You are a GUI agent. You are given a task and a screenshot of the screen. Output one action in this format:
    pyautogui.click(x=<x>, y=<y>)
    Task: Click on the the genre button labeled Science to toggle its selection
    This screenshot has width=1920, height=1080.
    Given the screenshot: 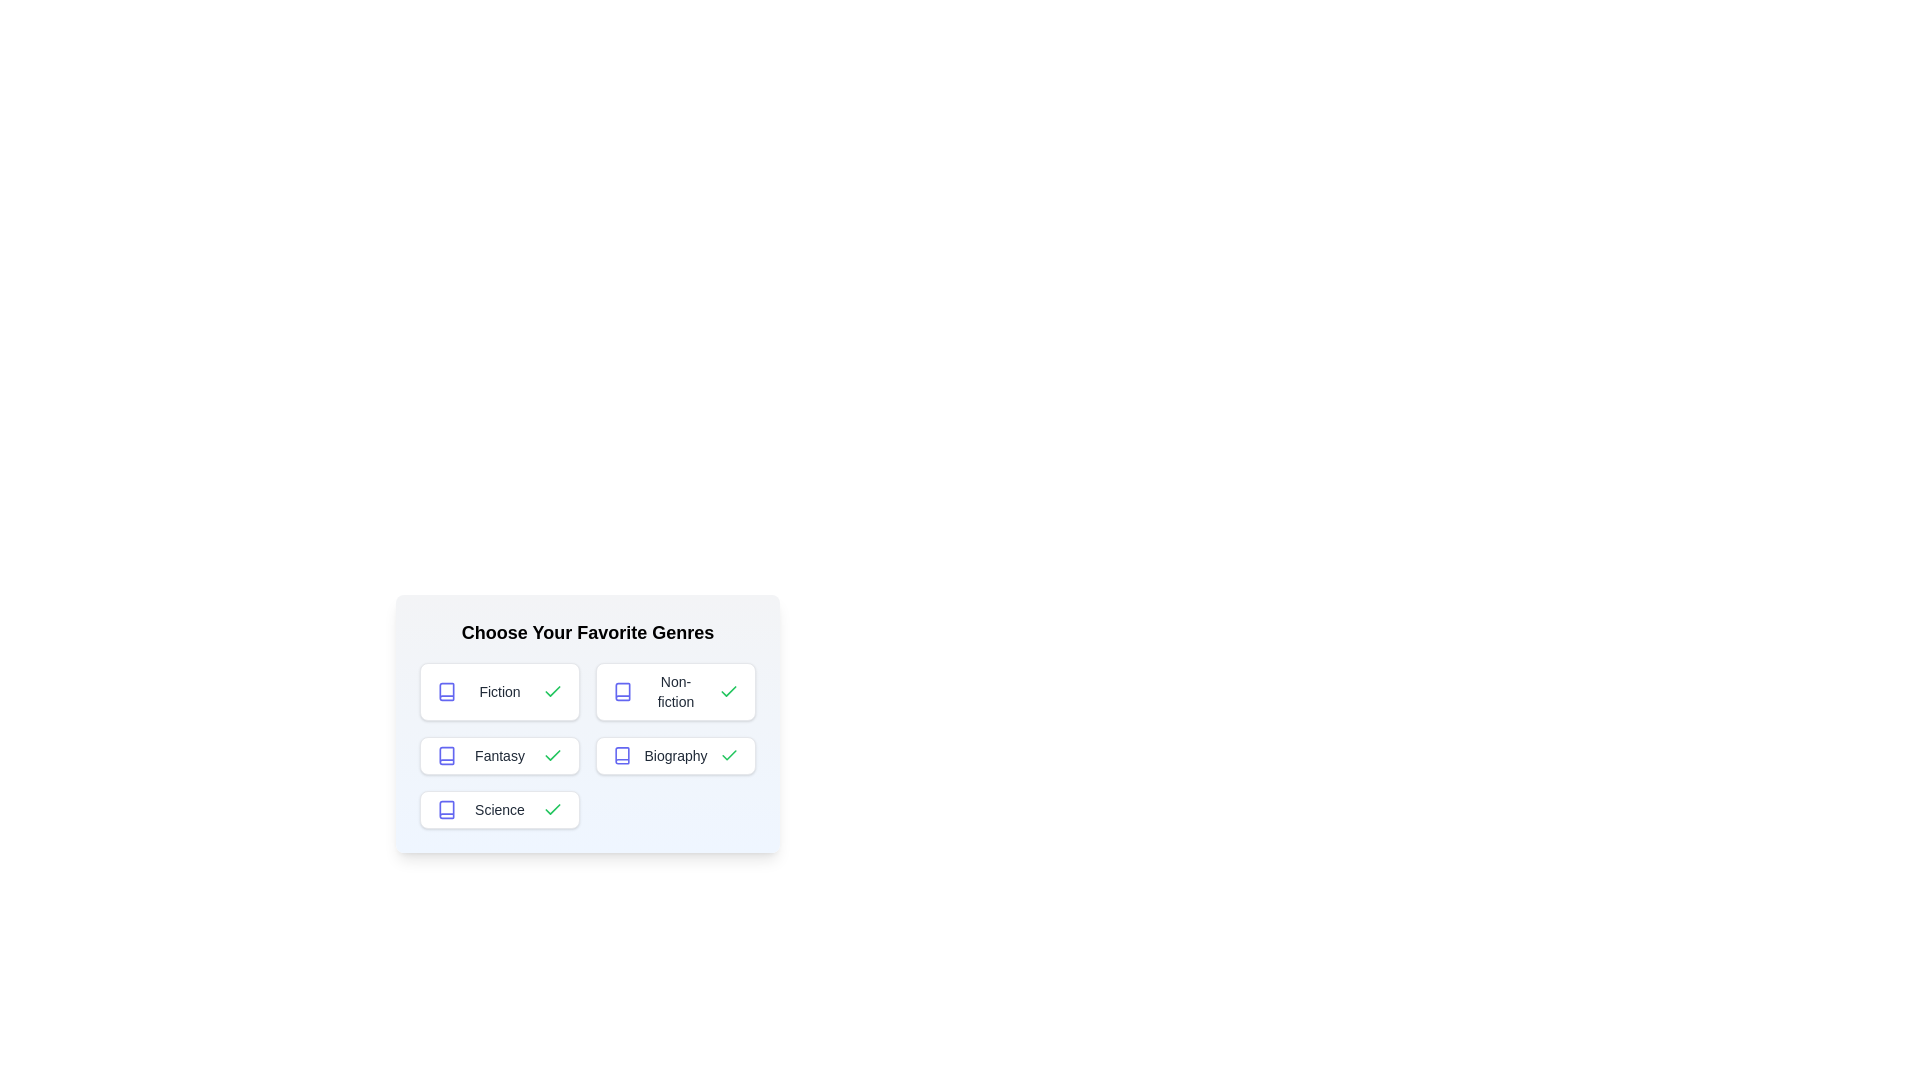 What is the action you would take?
    pyautogui.click(x=499, y=810)
    